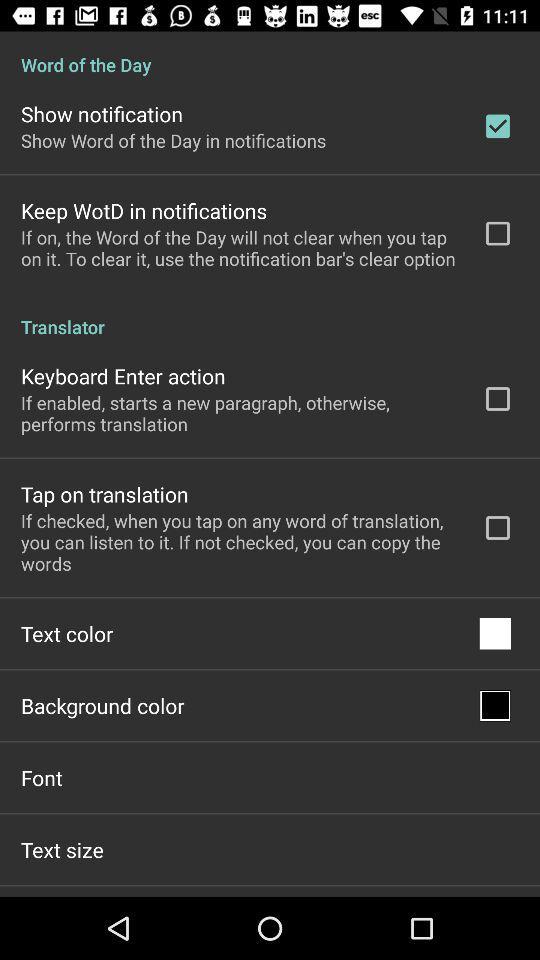  Describe the element at coordinates (270, 316) in the screenshot. I see `the app below if on the icon` at that location.